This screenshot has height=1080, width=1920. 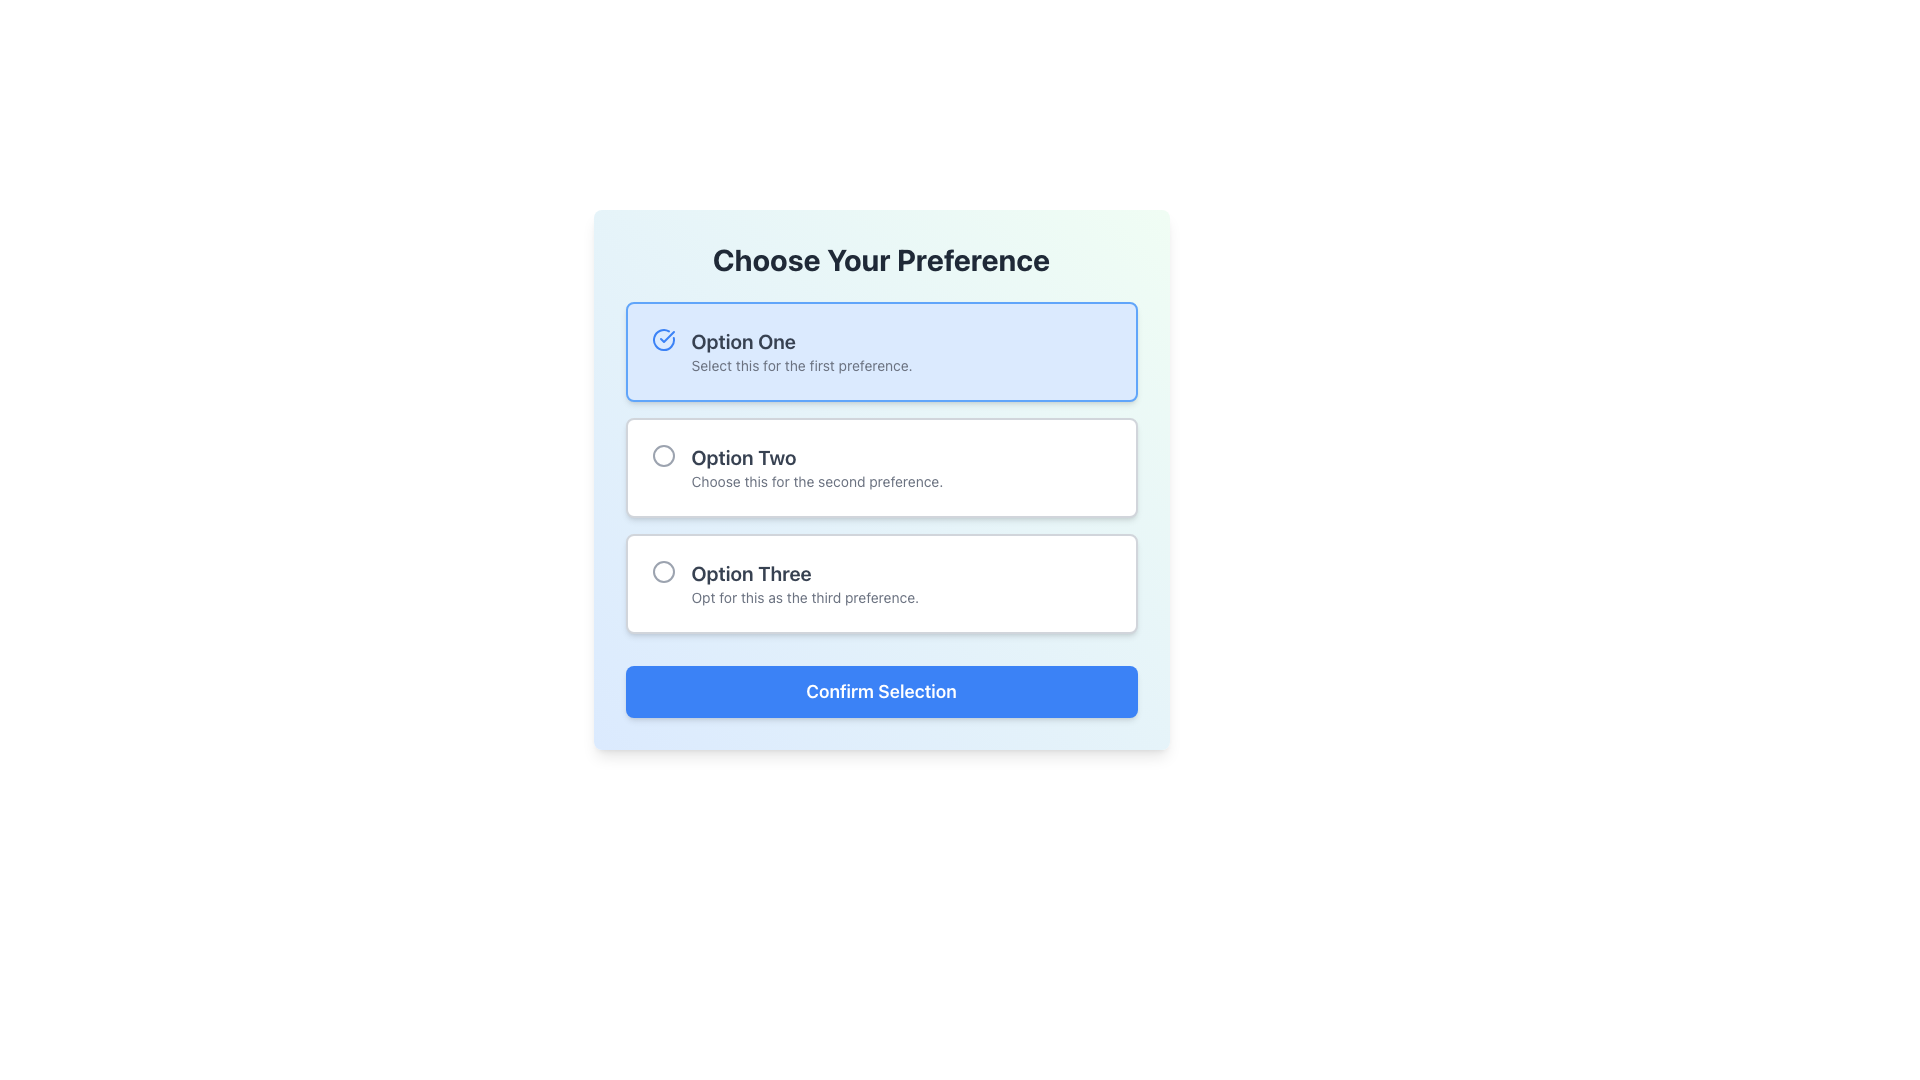 What do you see at coordinates (663, 338) in the screenshot?
I see `the graphical component resembling a segment of a circle with a checkmark inside, styled in blue, located next to the text 'Option One'` at bounding box center [663, 338].